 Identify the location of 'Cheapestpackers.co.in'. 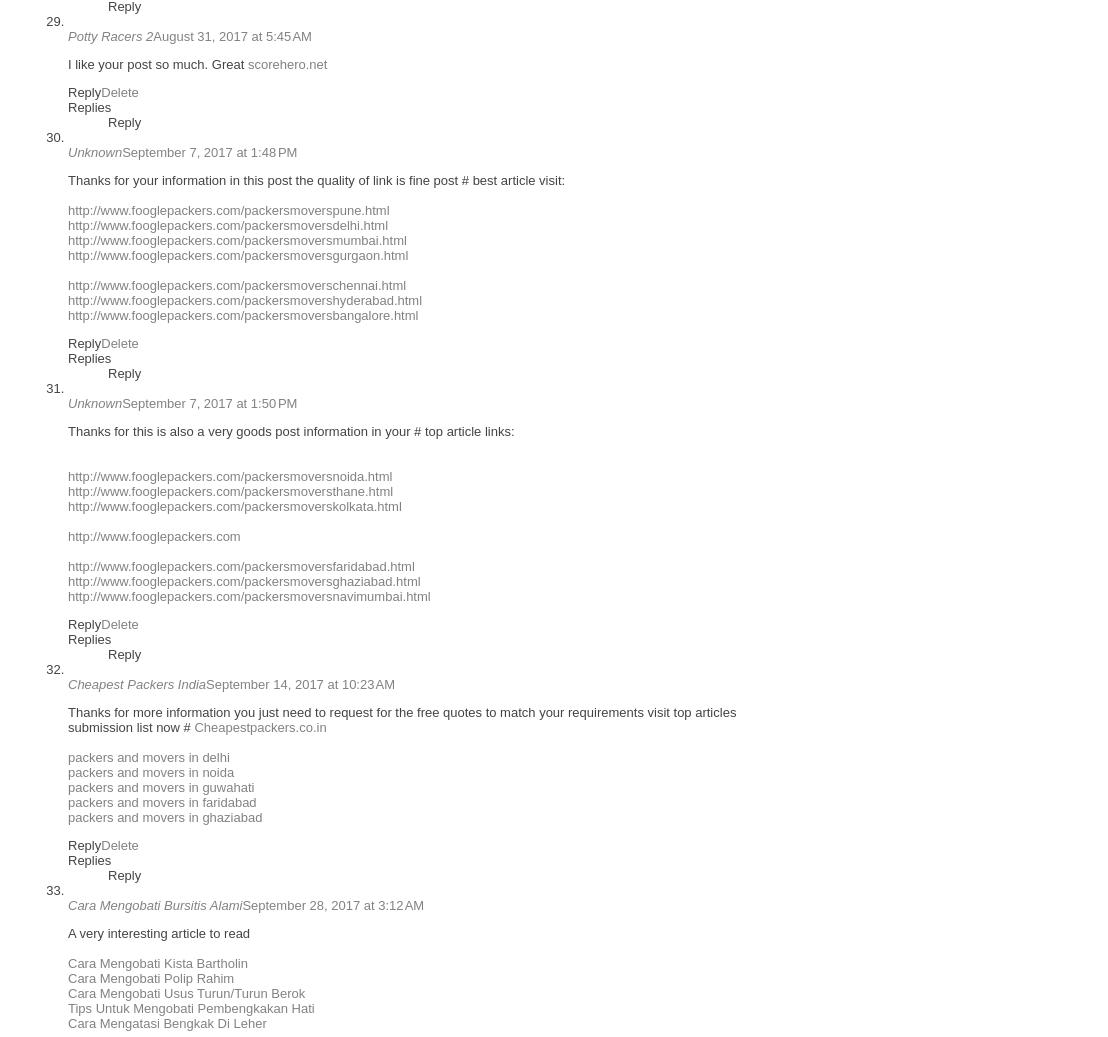
(259, 727).